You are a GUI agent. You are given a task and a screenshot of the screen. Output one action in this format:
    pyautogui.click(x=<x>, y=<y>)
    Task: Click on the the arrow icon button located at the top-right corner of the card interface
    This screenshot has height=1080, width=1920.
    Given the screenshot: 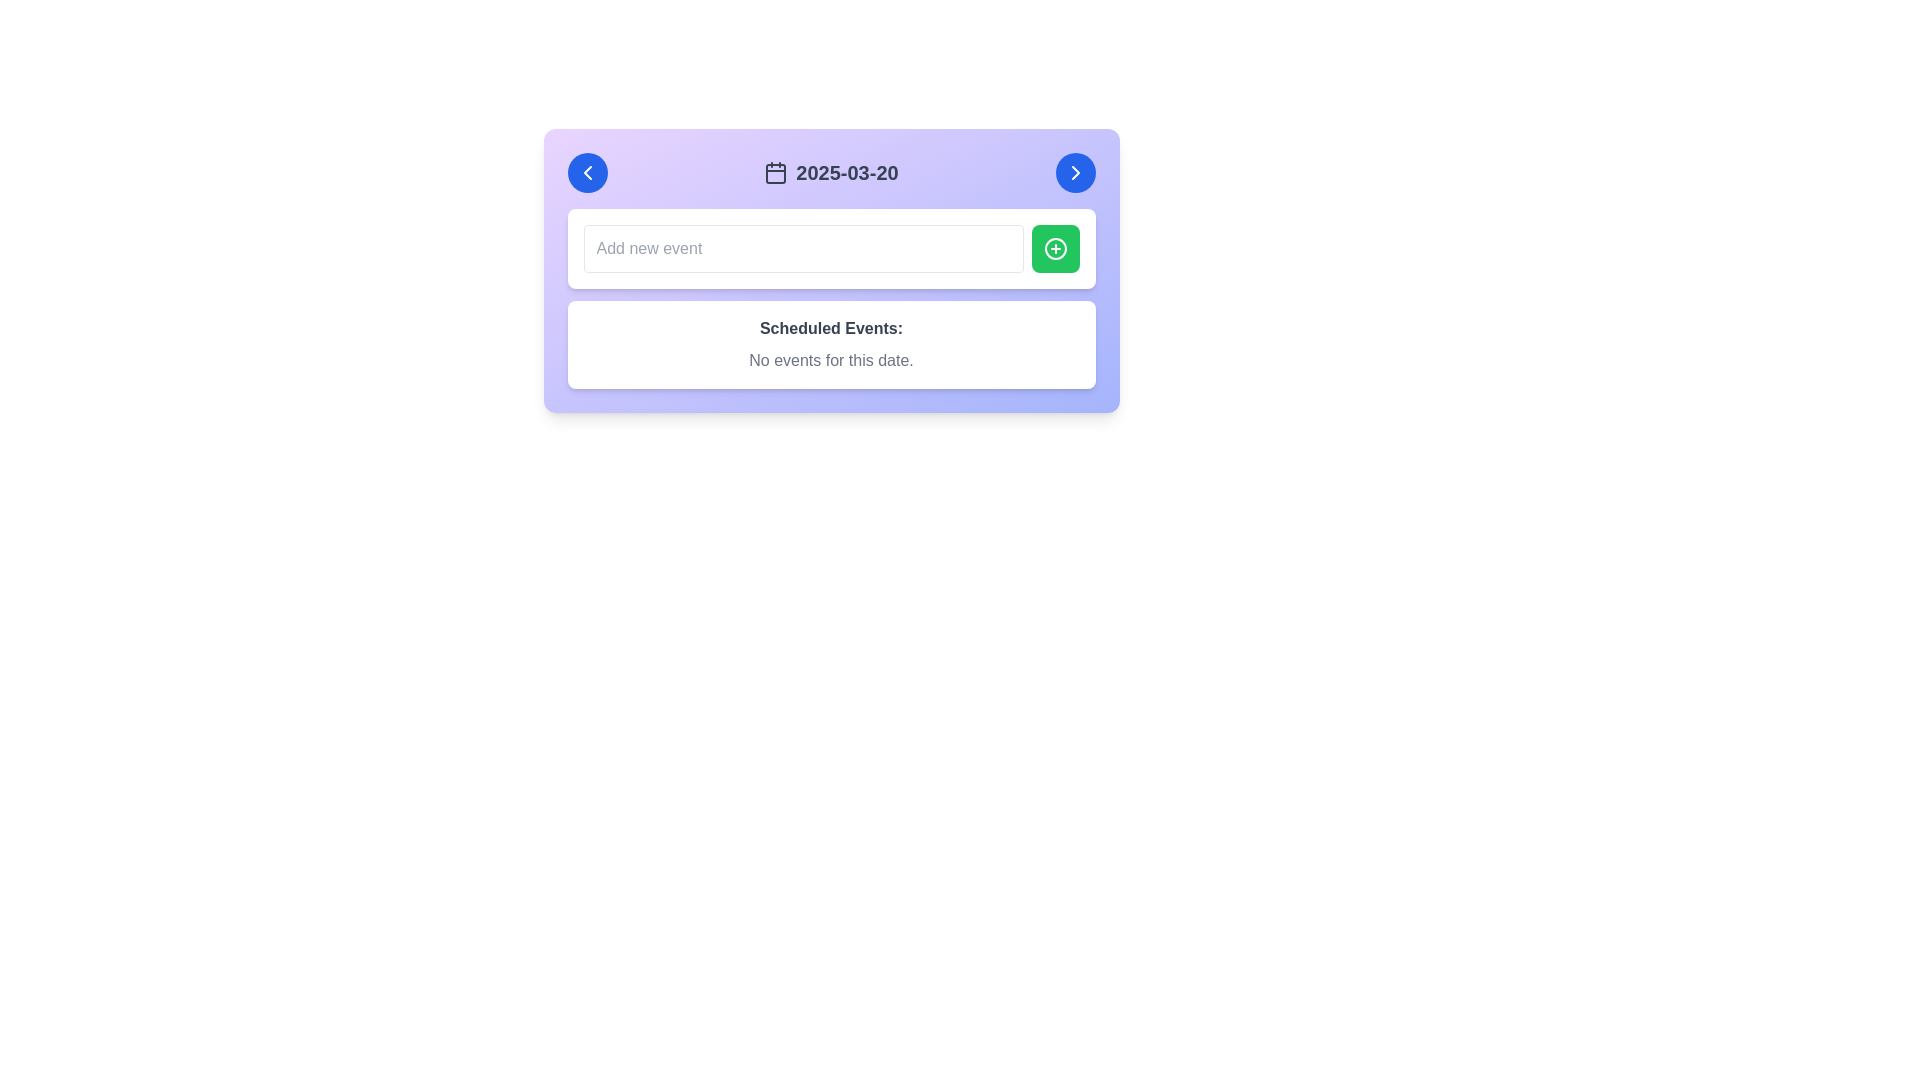 What is the action you would take?
    pyautogui.click(x=1074, y=172)
    